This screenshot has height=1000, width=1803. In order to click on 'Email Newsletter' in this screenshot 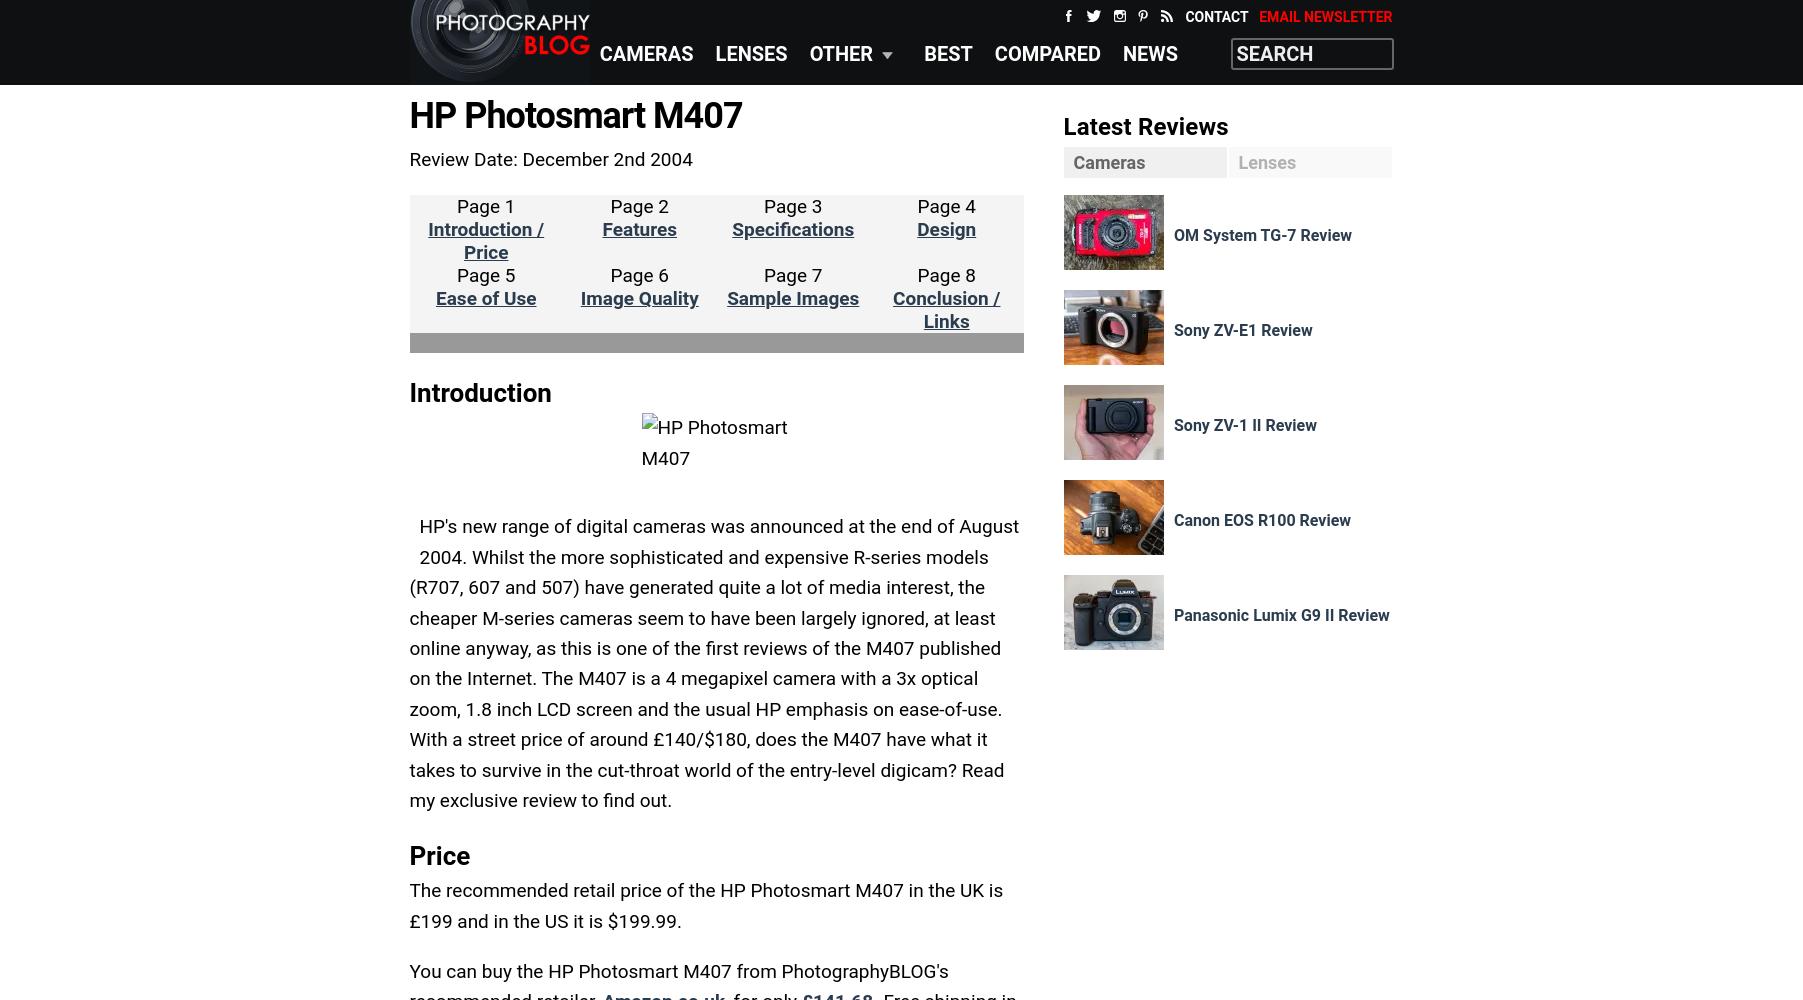, I will do `click(1259, 17)`.